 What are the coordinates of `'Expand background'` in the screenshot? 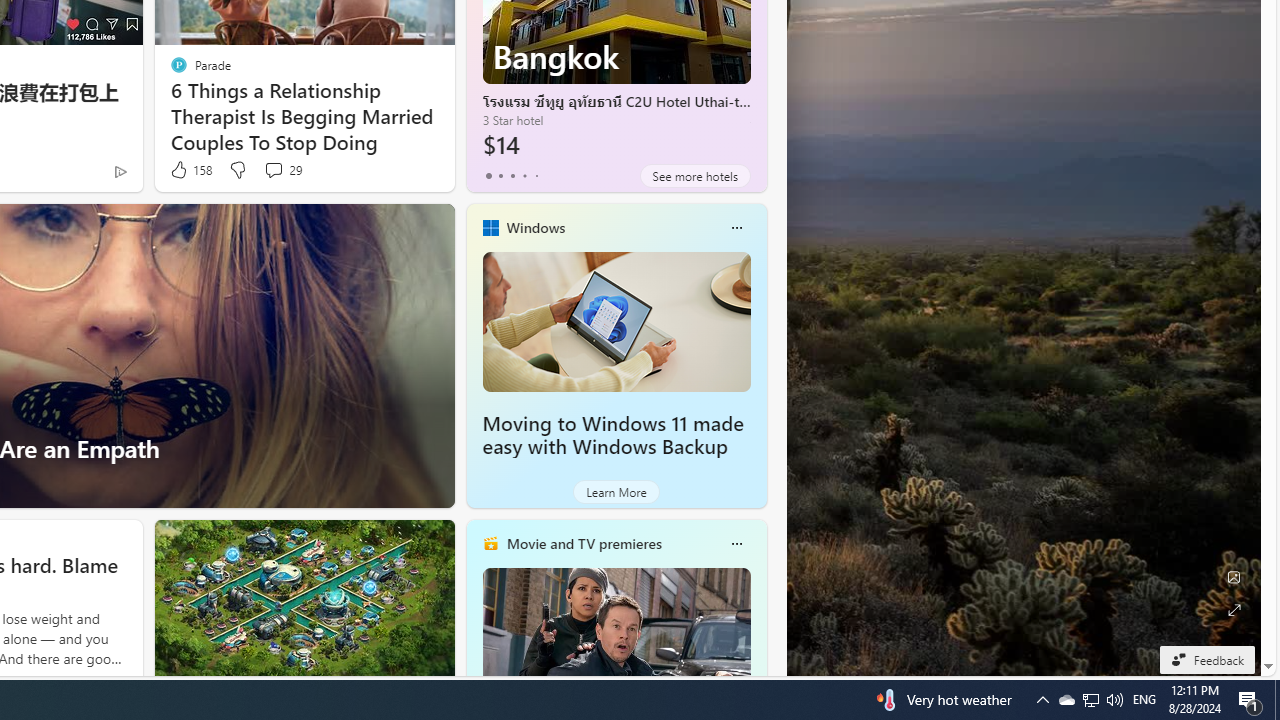 It's located at (1232, 609).